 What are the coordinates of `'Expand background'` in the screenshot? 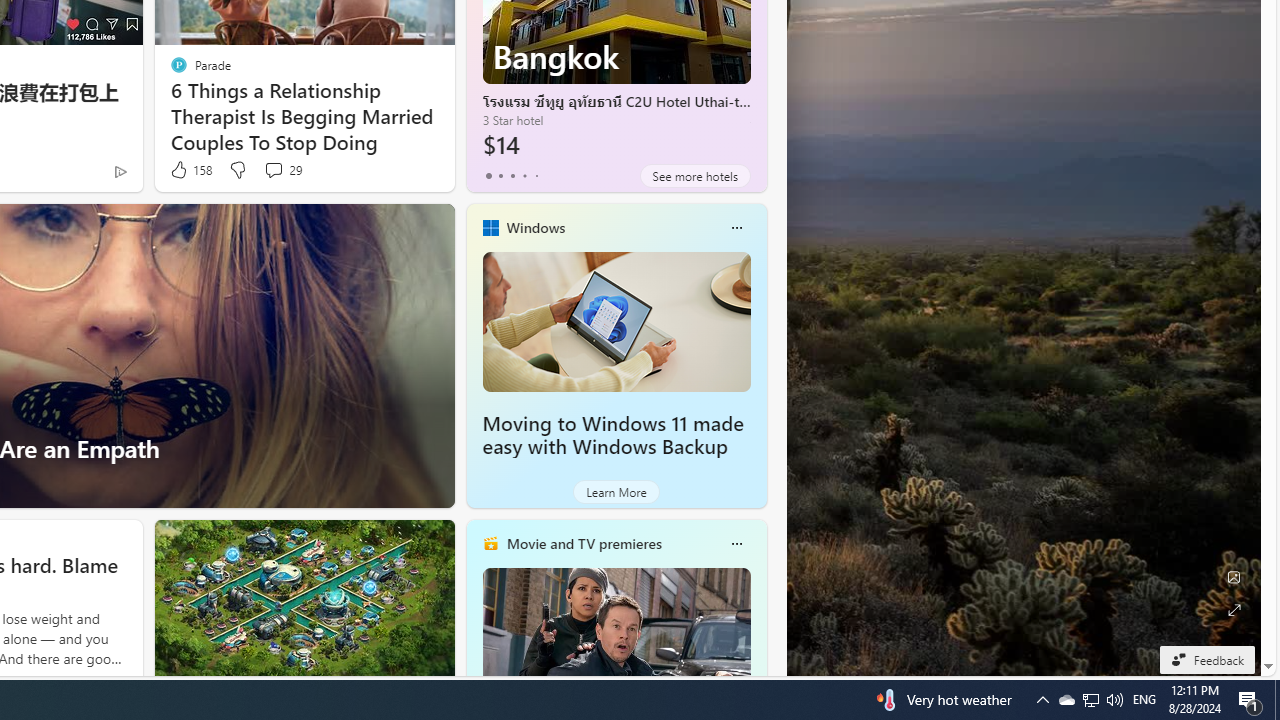 It's located at (1232, 609).